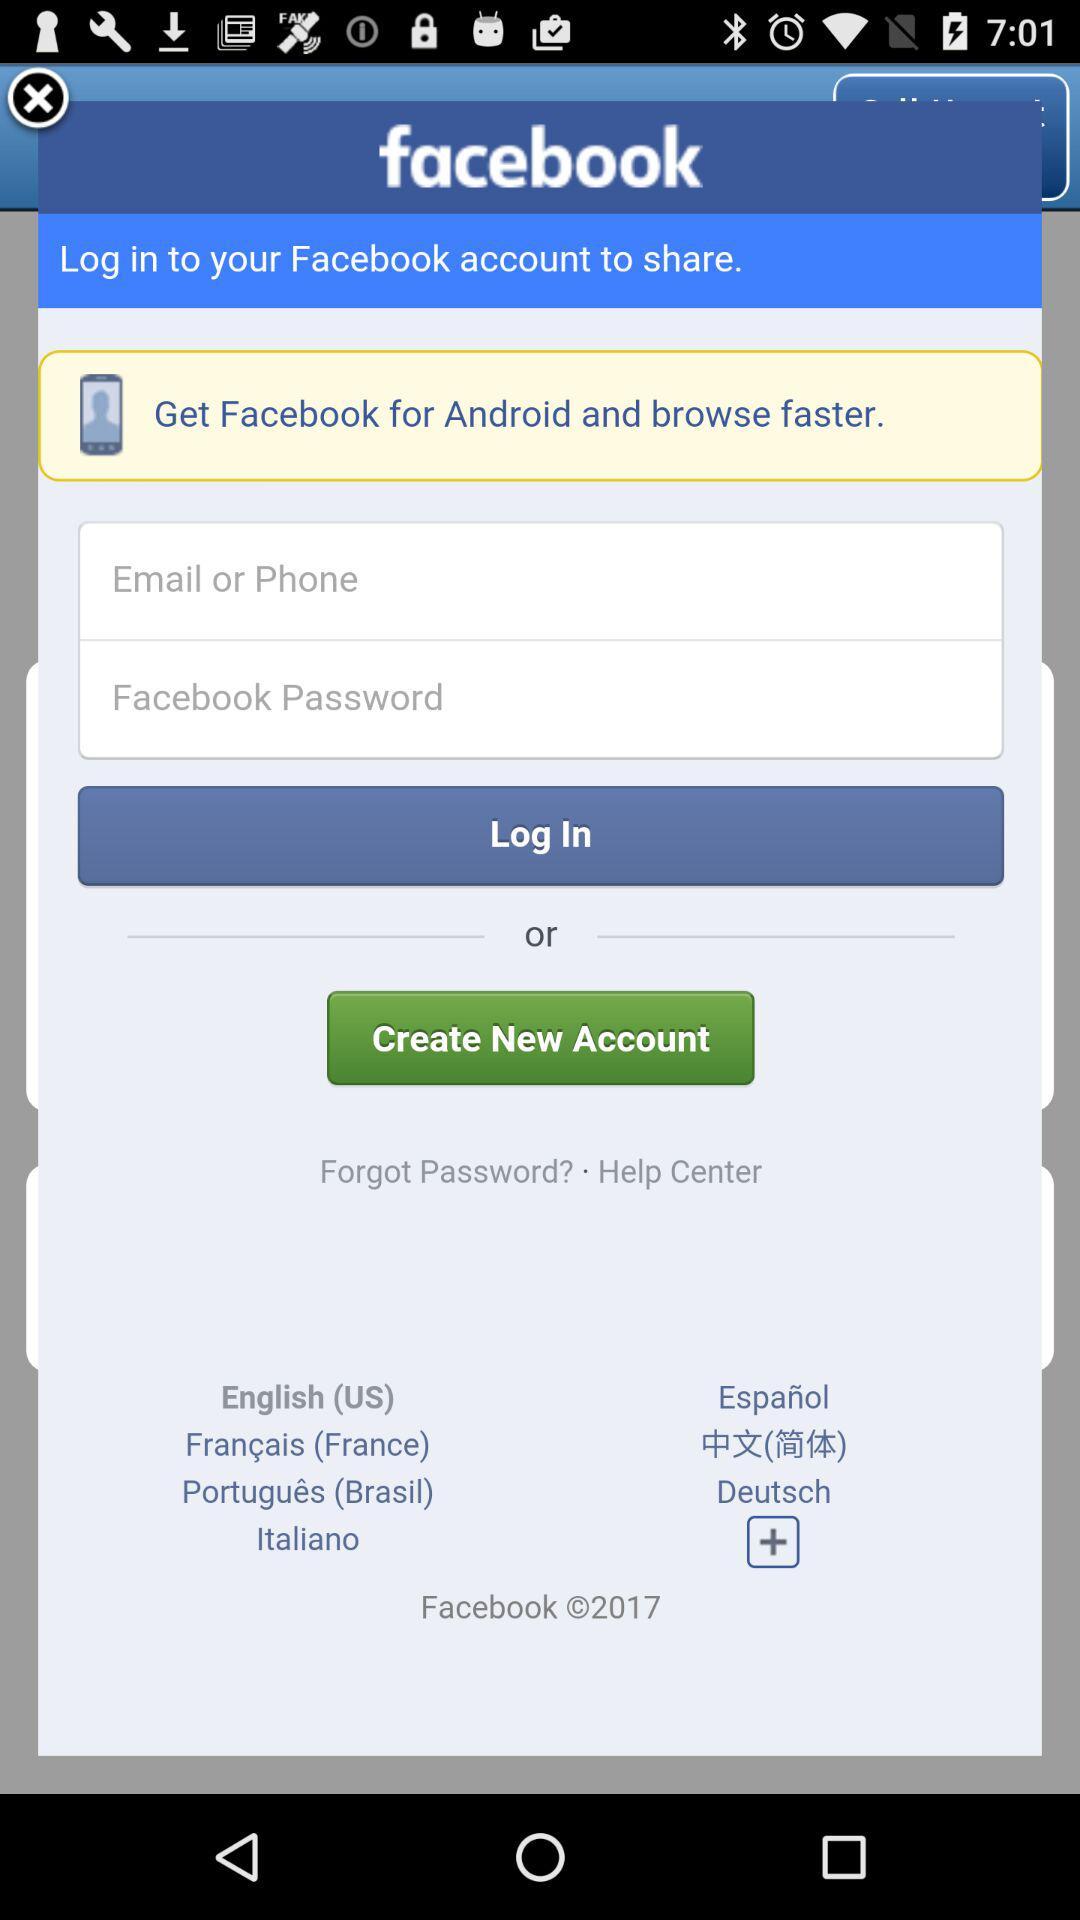 The height and width of the screenshot is (1920, 1080). I want to click on the window, so click(38, 100).